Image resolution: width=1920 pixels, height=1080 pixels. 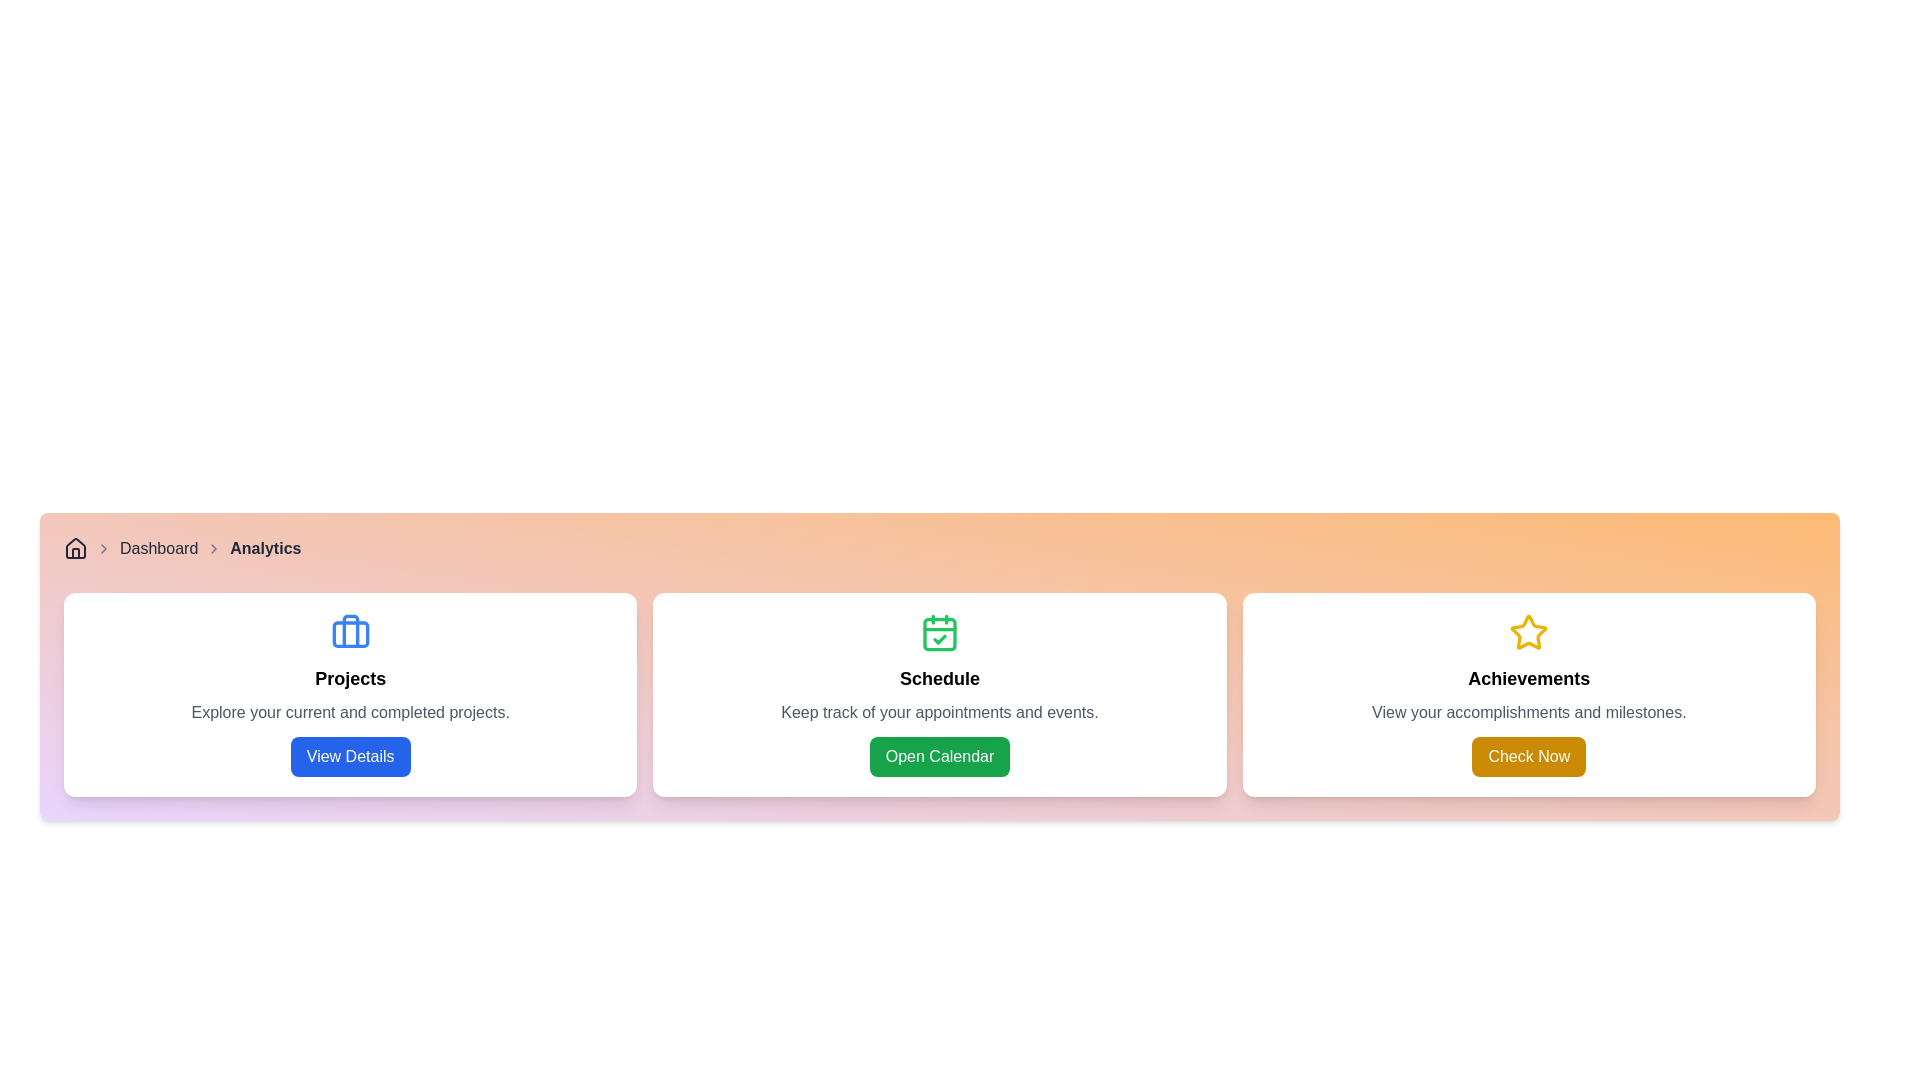 I want to click on the 'View Details' button, so click(x=350, y=756).